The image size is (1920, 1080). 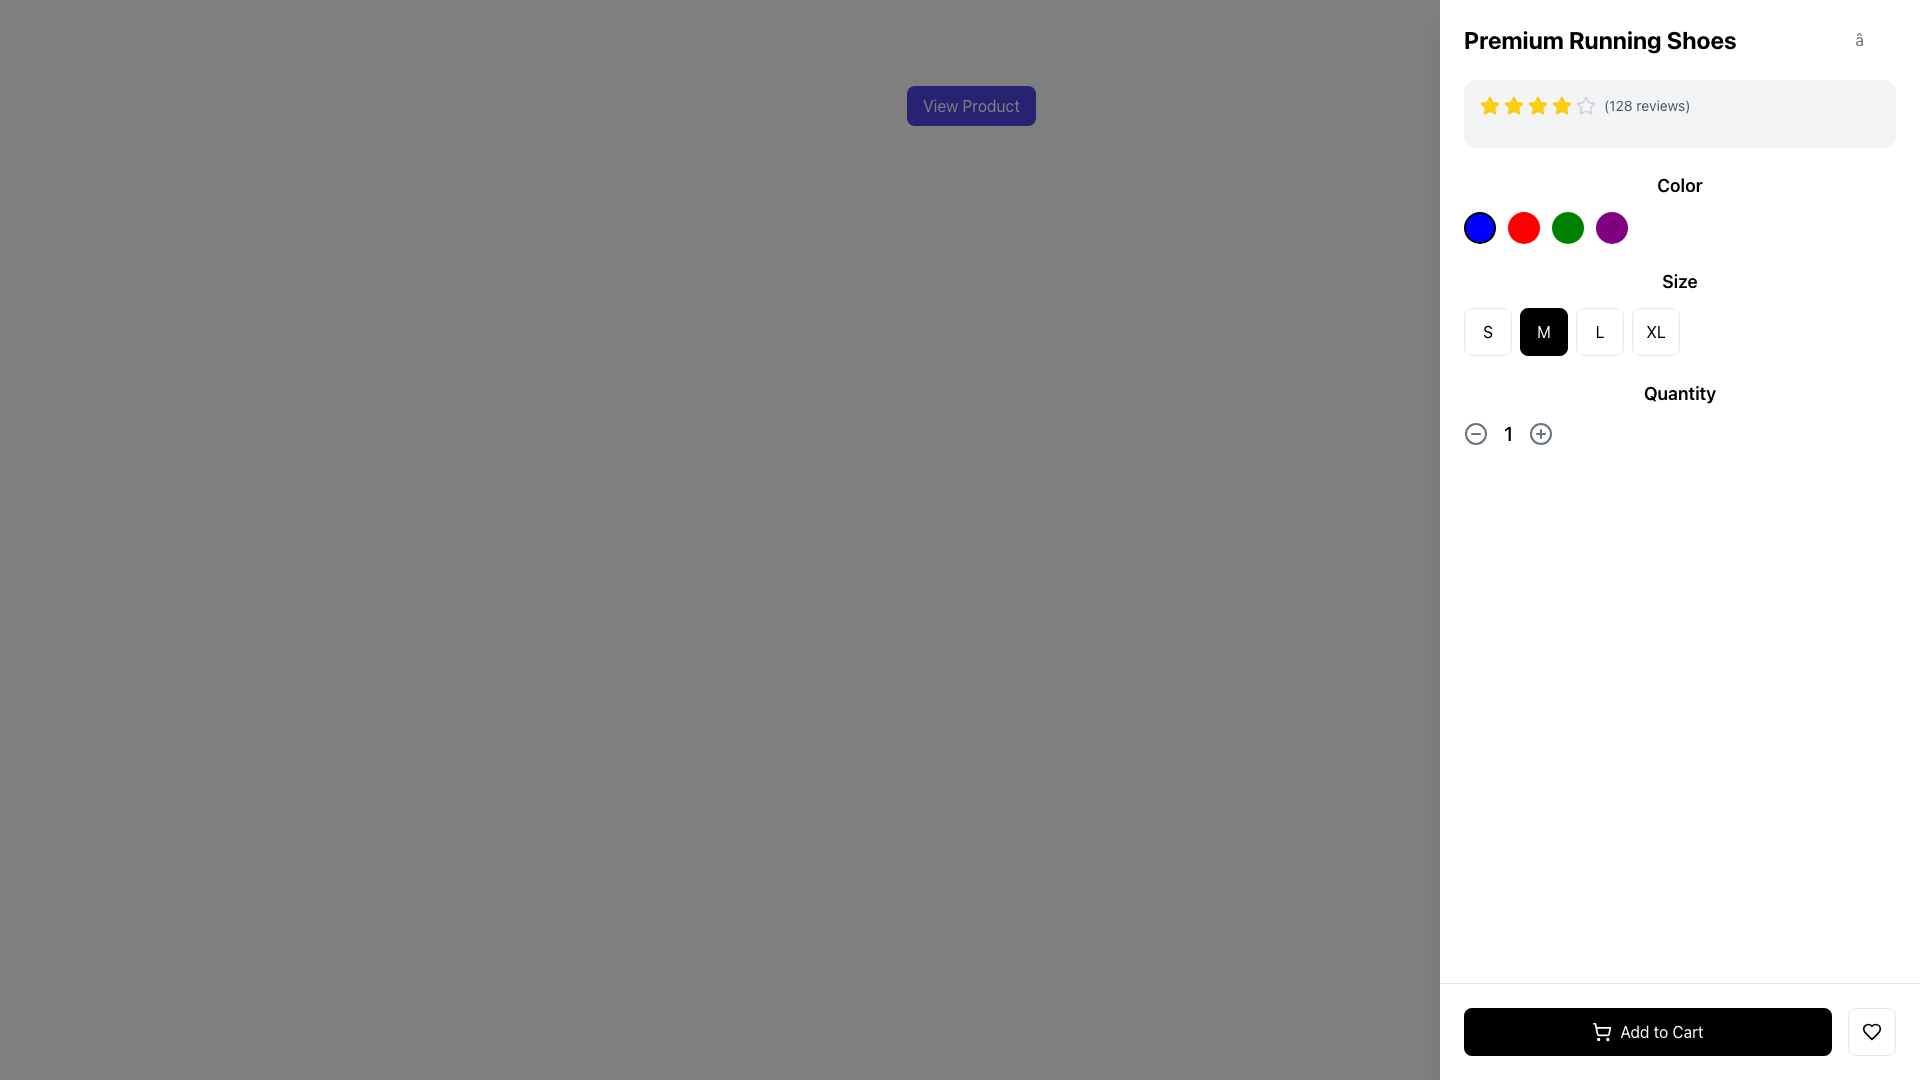 I want to click on the square button with a white background and a black heart icon, so click(x=1871, y=1032).